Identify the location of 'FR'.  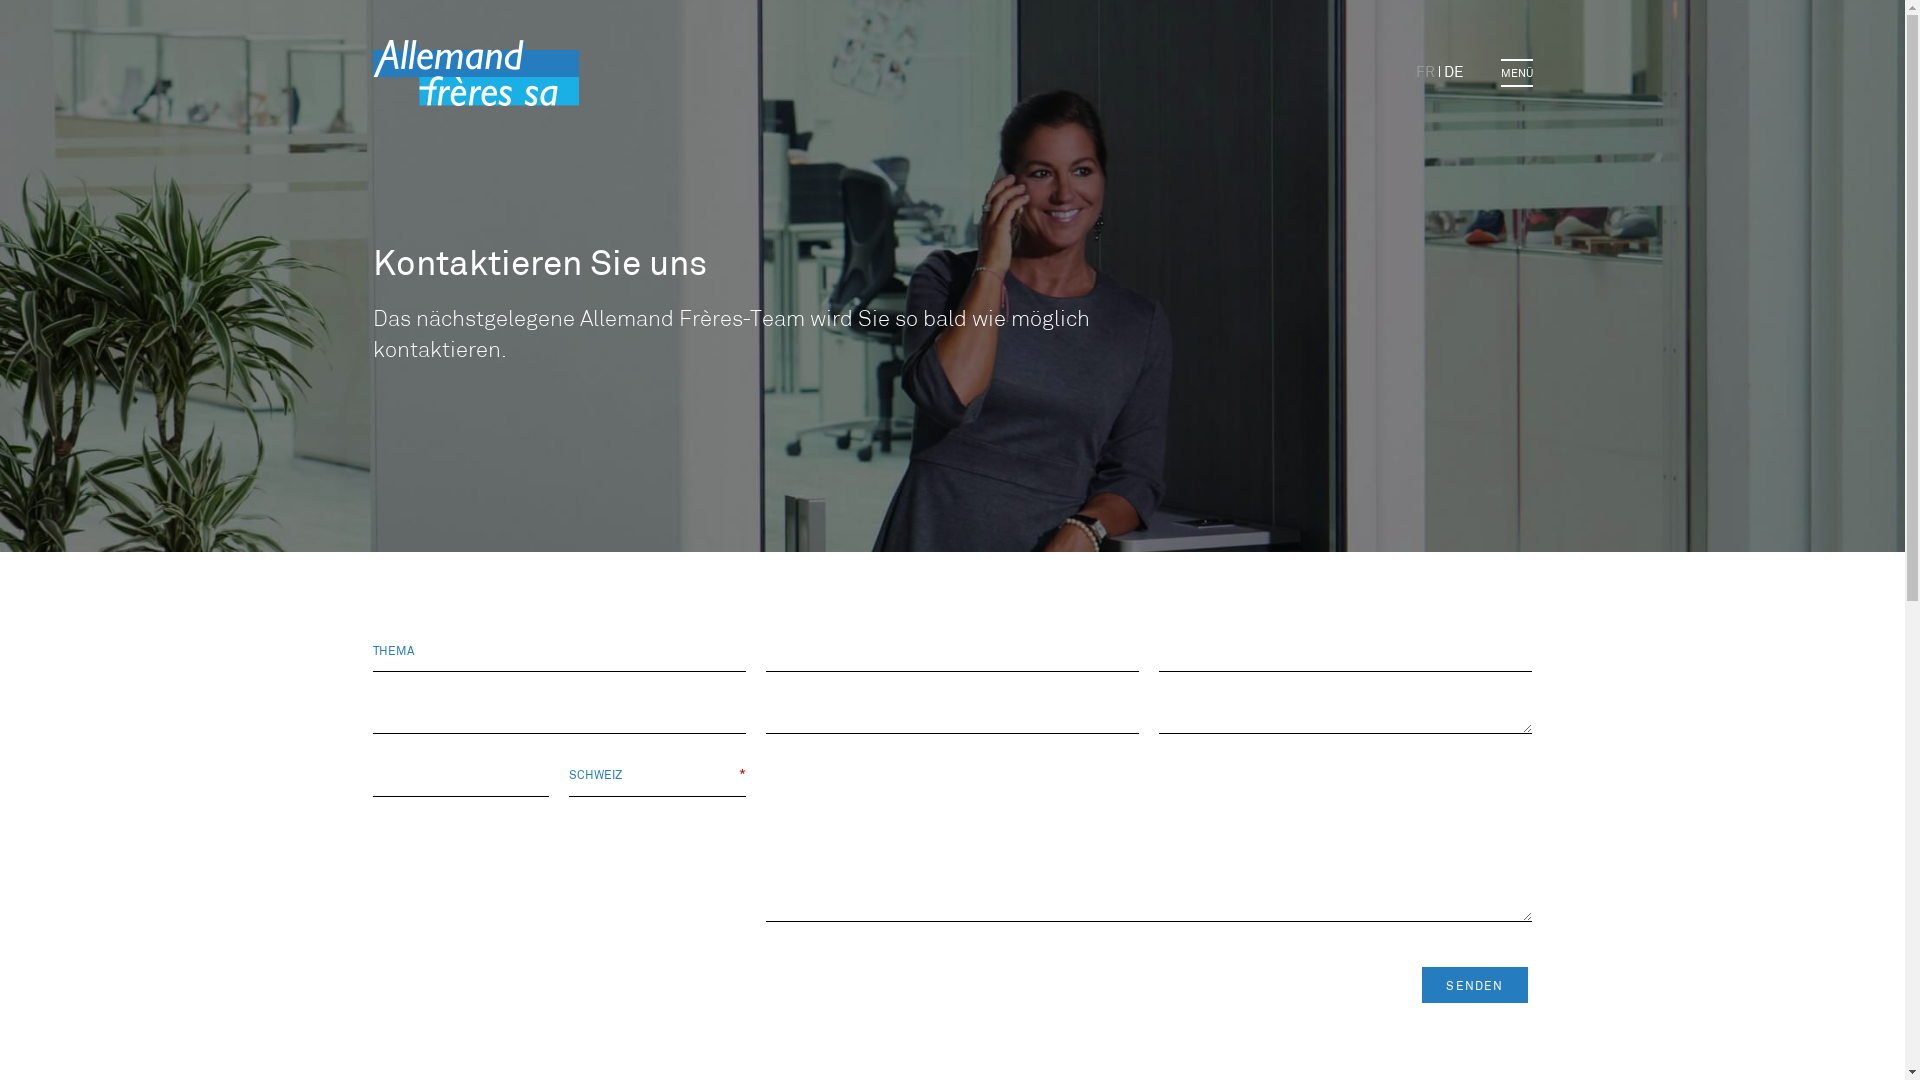
(1424, 72).